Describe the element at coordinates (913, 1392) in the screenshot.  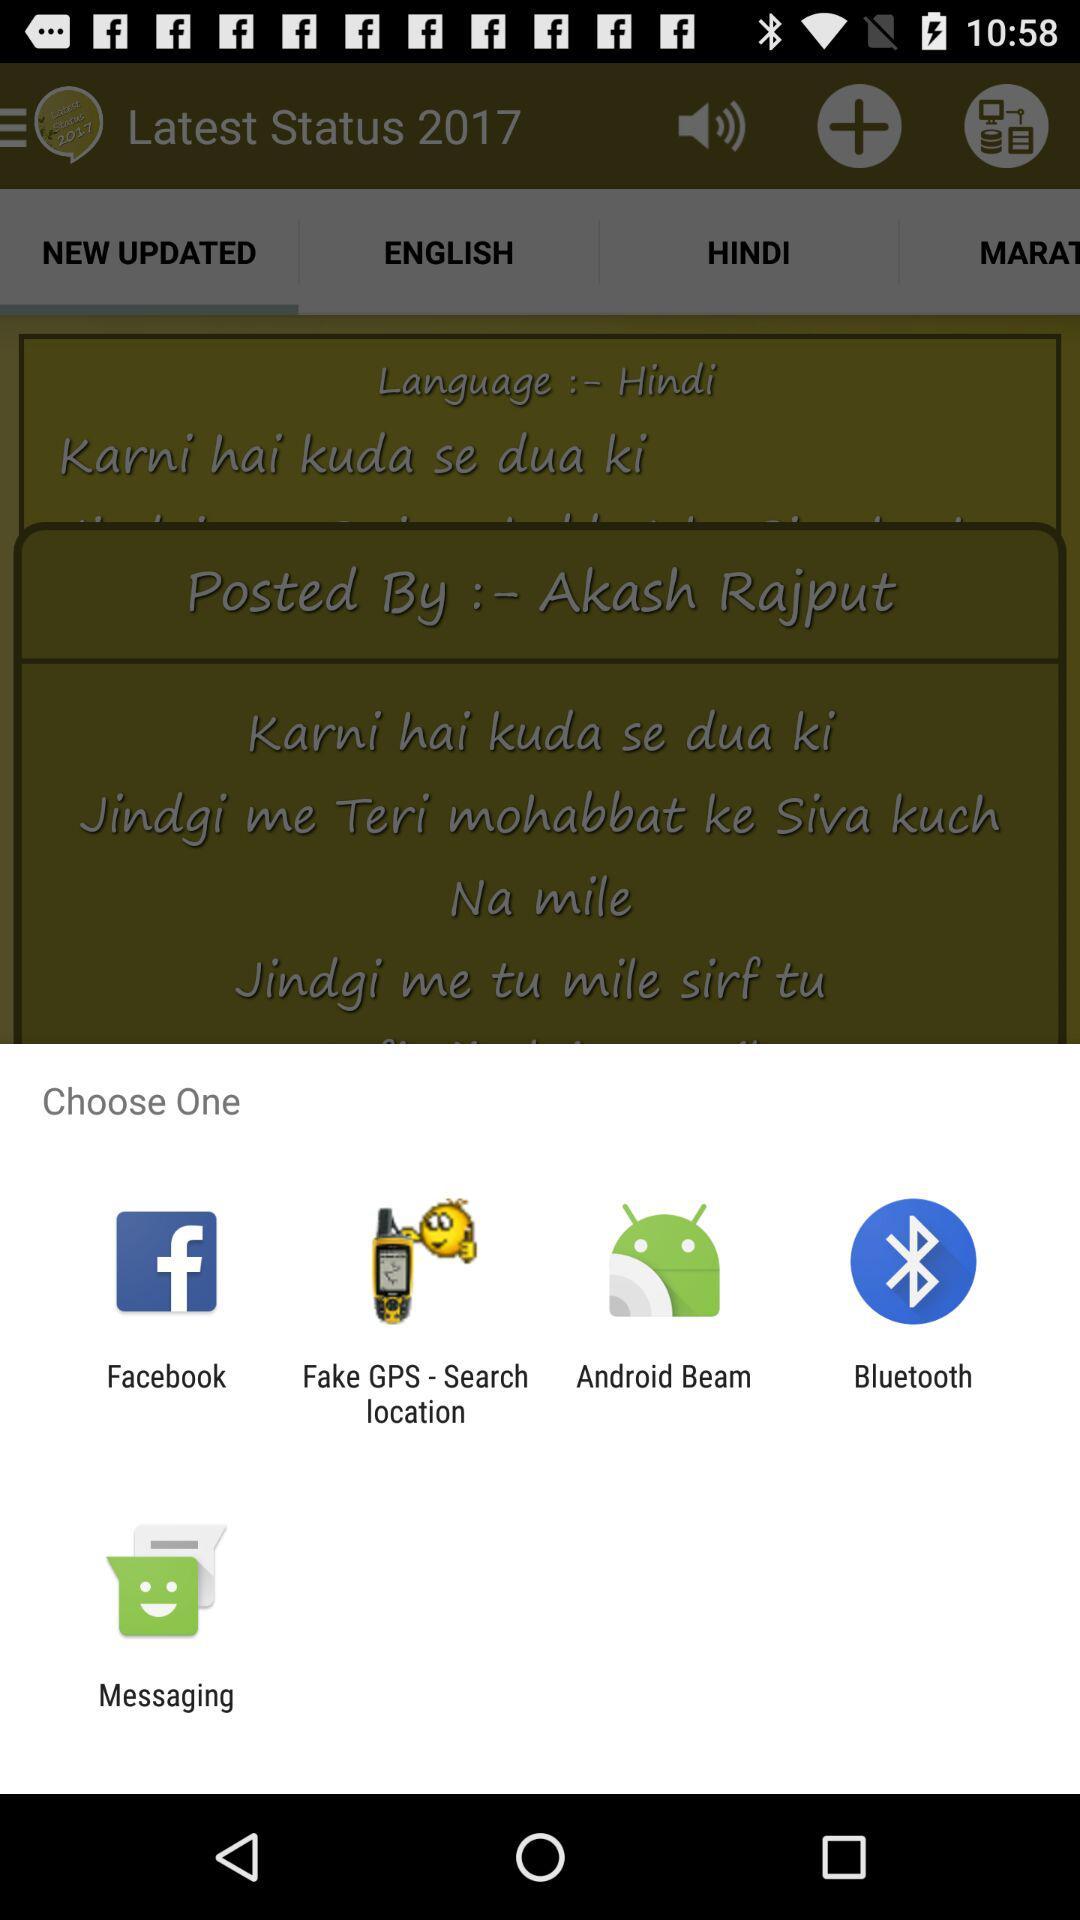
I see `the app next to the android beam` at that location.